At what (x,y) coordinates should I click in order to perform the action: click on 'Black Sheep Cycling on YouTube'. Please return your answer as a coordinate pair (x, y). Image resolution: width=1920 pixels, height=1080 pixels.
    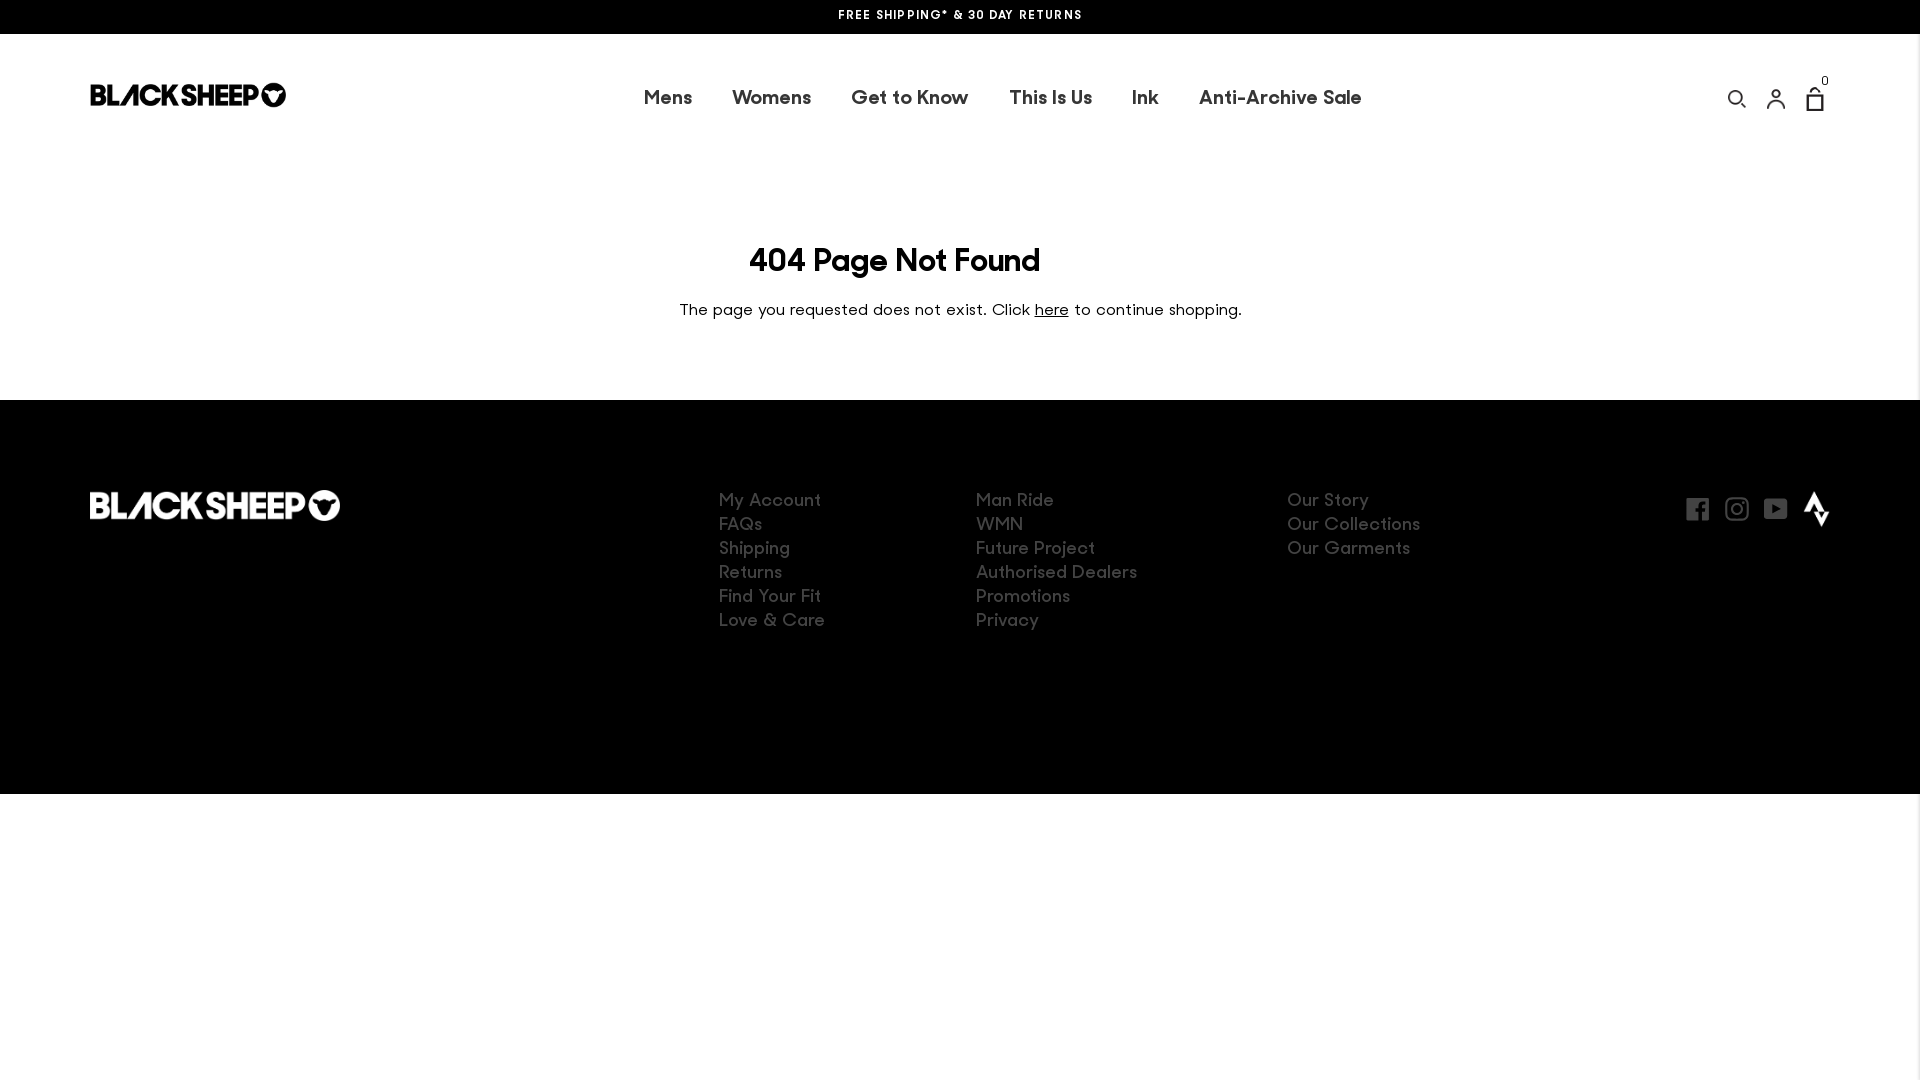
    Looking at the image, I should click on (1776, 505).